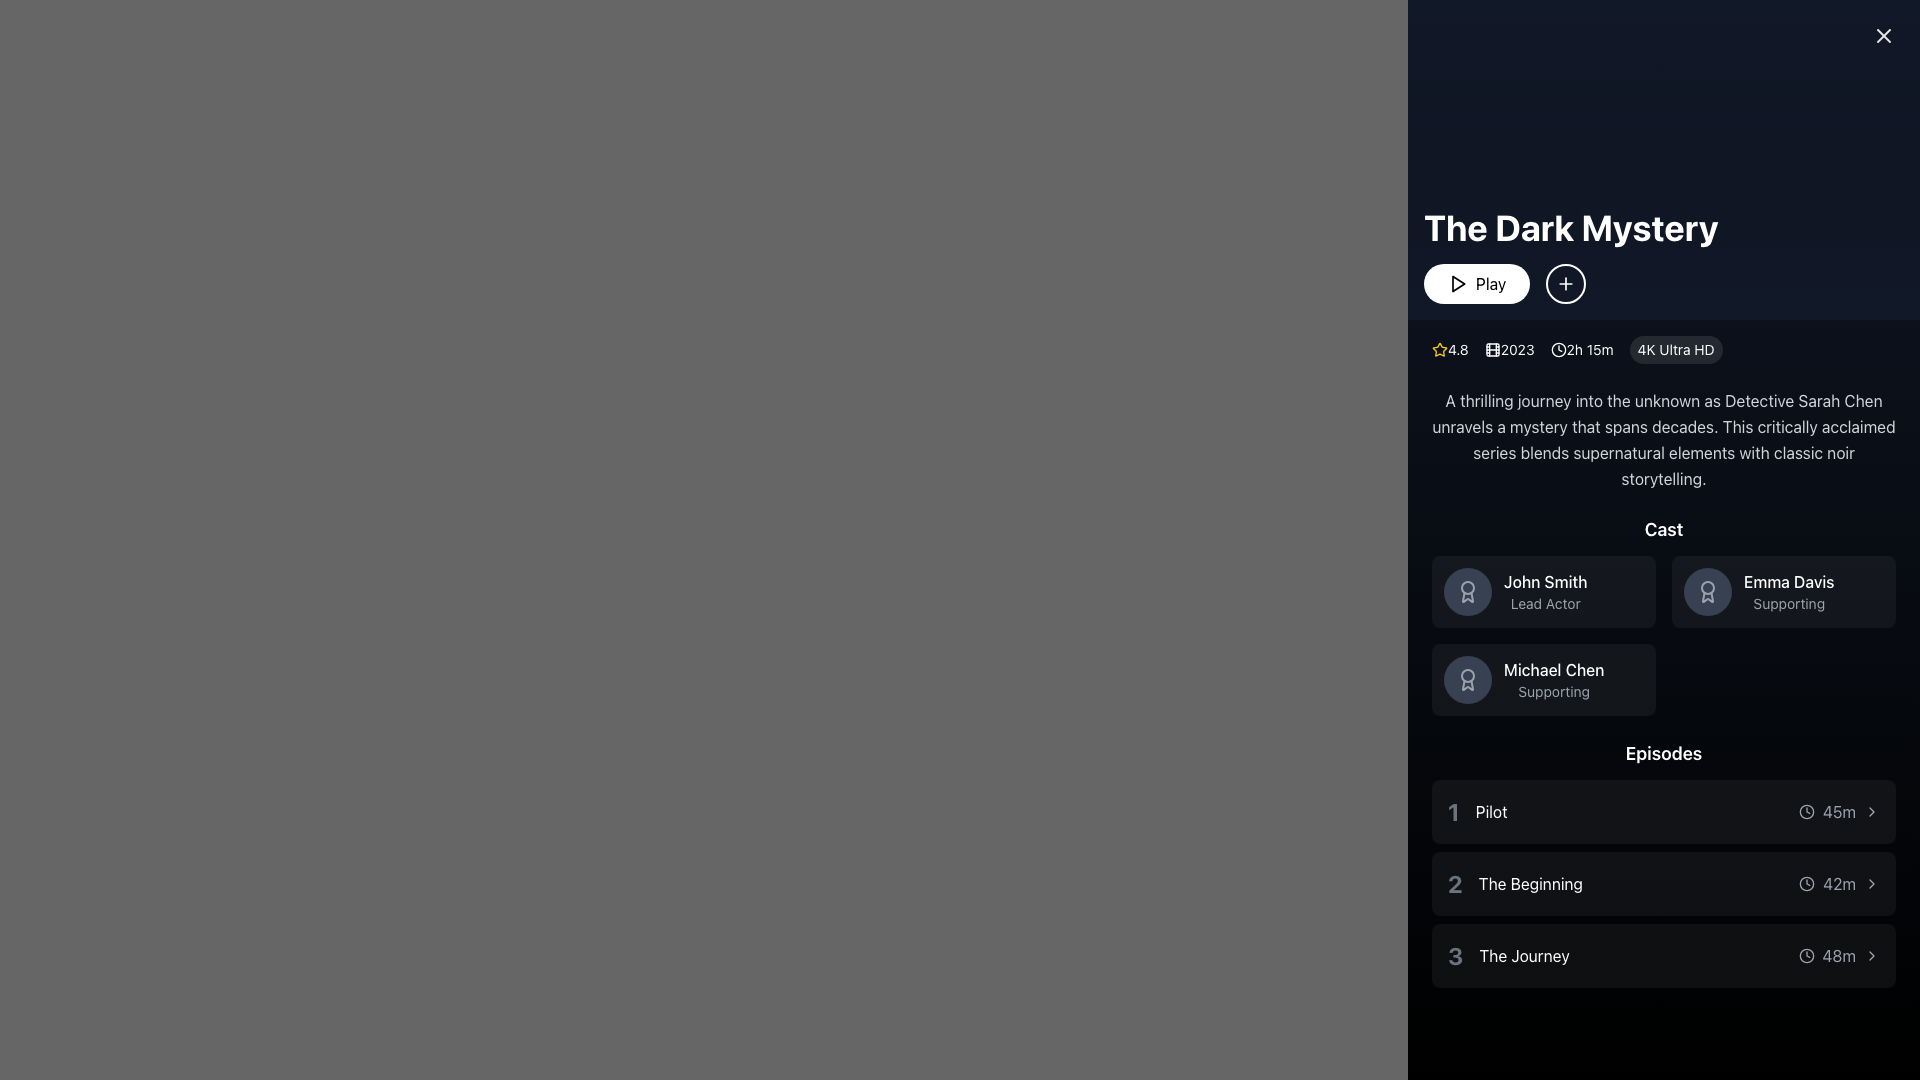 The width and height of the screenshot is (1920, 1080). Describe the element at coordinates (1707, 590) in the screenshot. I see `the award icon located in the profile of Emma Davis within the Cast section` at that location.